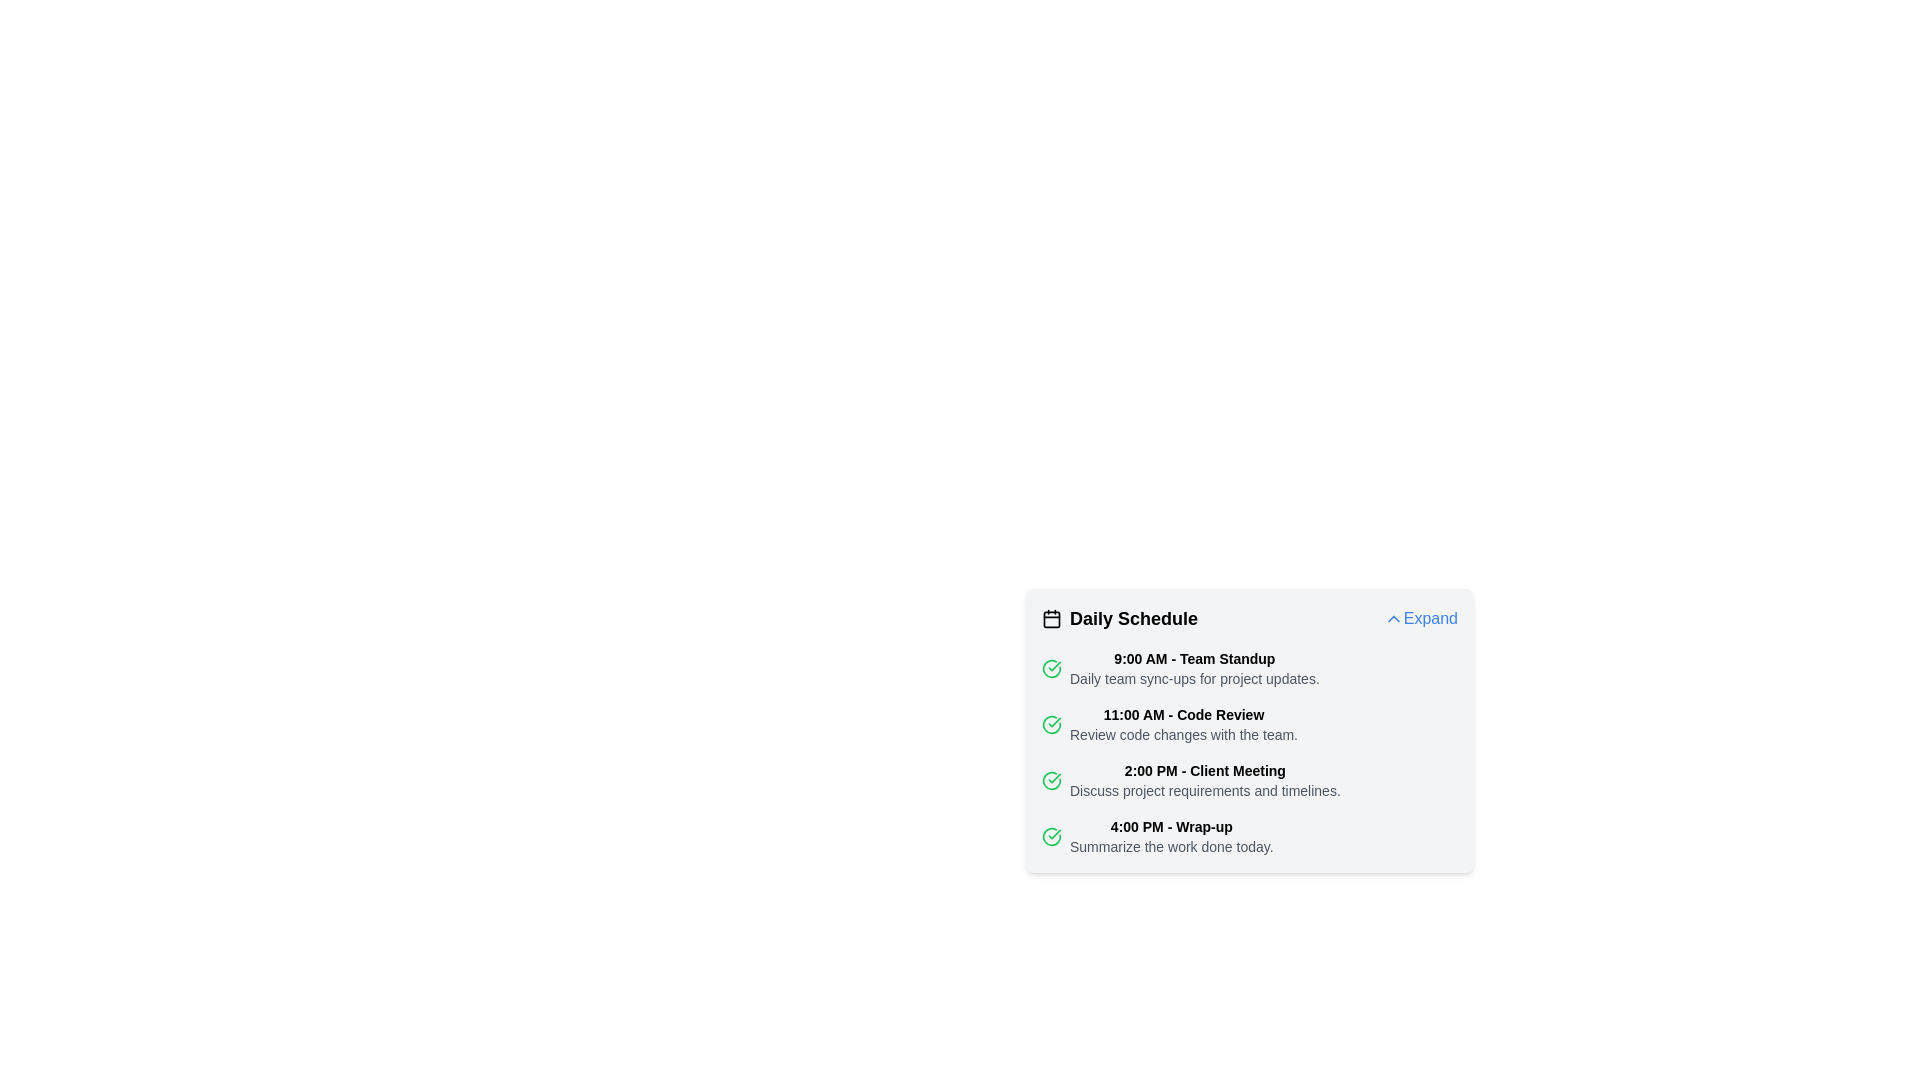 This screenshot has height=1080, width=1920. What do you see at coordinates (1118, 617) in the screenshot?
I see `the 'Daily Schedule' text next to the calendar icon` at bounding box center [1118, 617].